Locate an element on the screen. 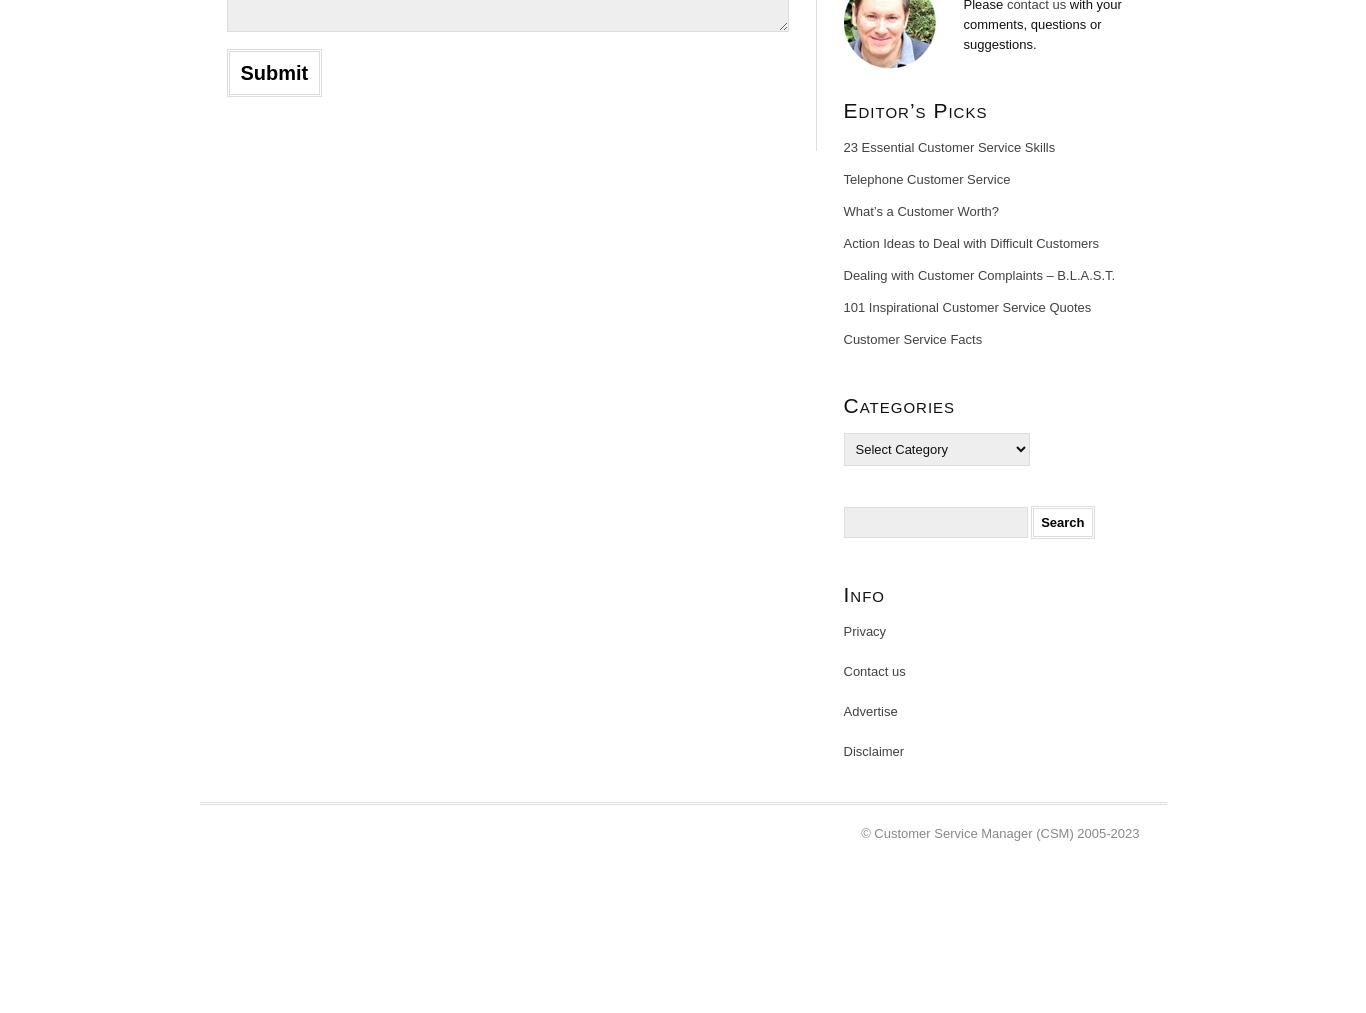 The image size is (1366, 1013). 'Telephone Customer Service' is located at coordinates (926, 179).